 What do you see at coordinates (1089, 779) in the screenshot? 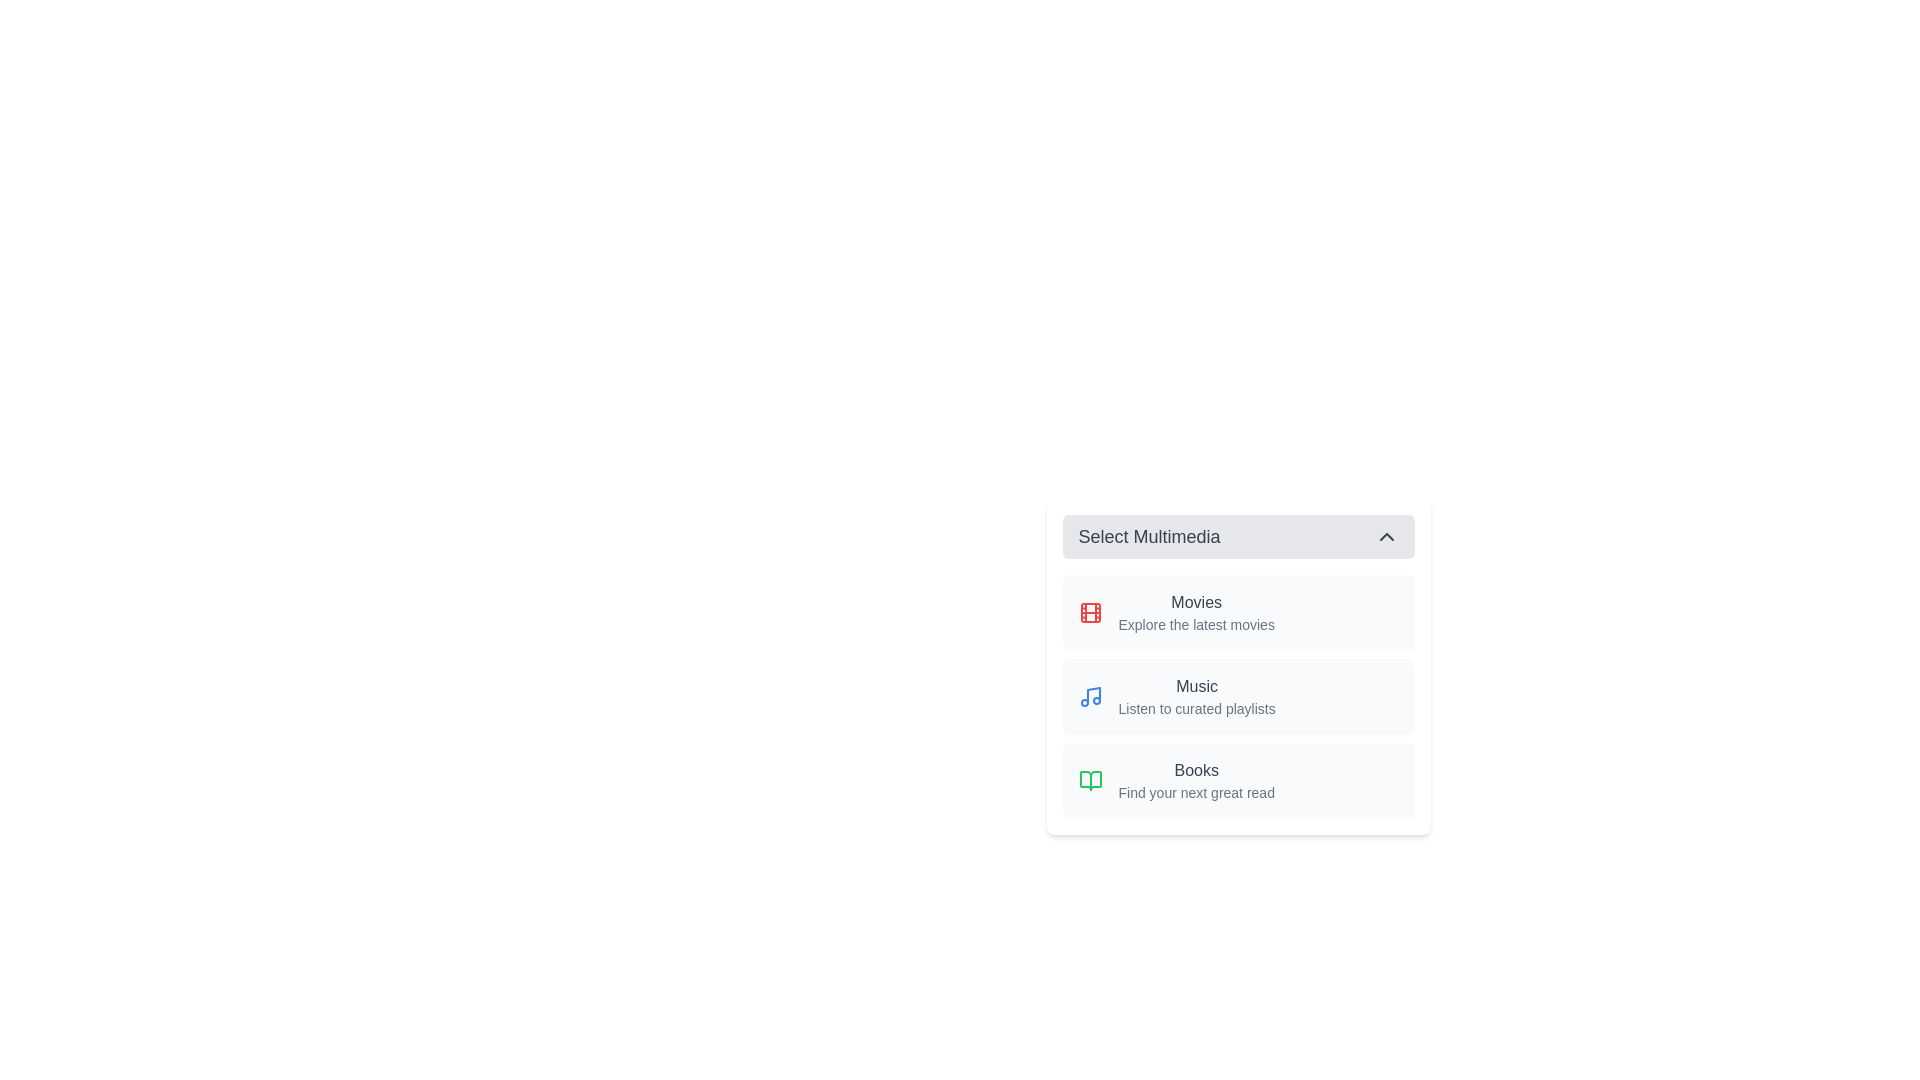
I see `the green book icon located at the top left corner of the 'Books' multimedia selection card, preceding the title and subtitle text` at bounding box center [1089, 779].